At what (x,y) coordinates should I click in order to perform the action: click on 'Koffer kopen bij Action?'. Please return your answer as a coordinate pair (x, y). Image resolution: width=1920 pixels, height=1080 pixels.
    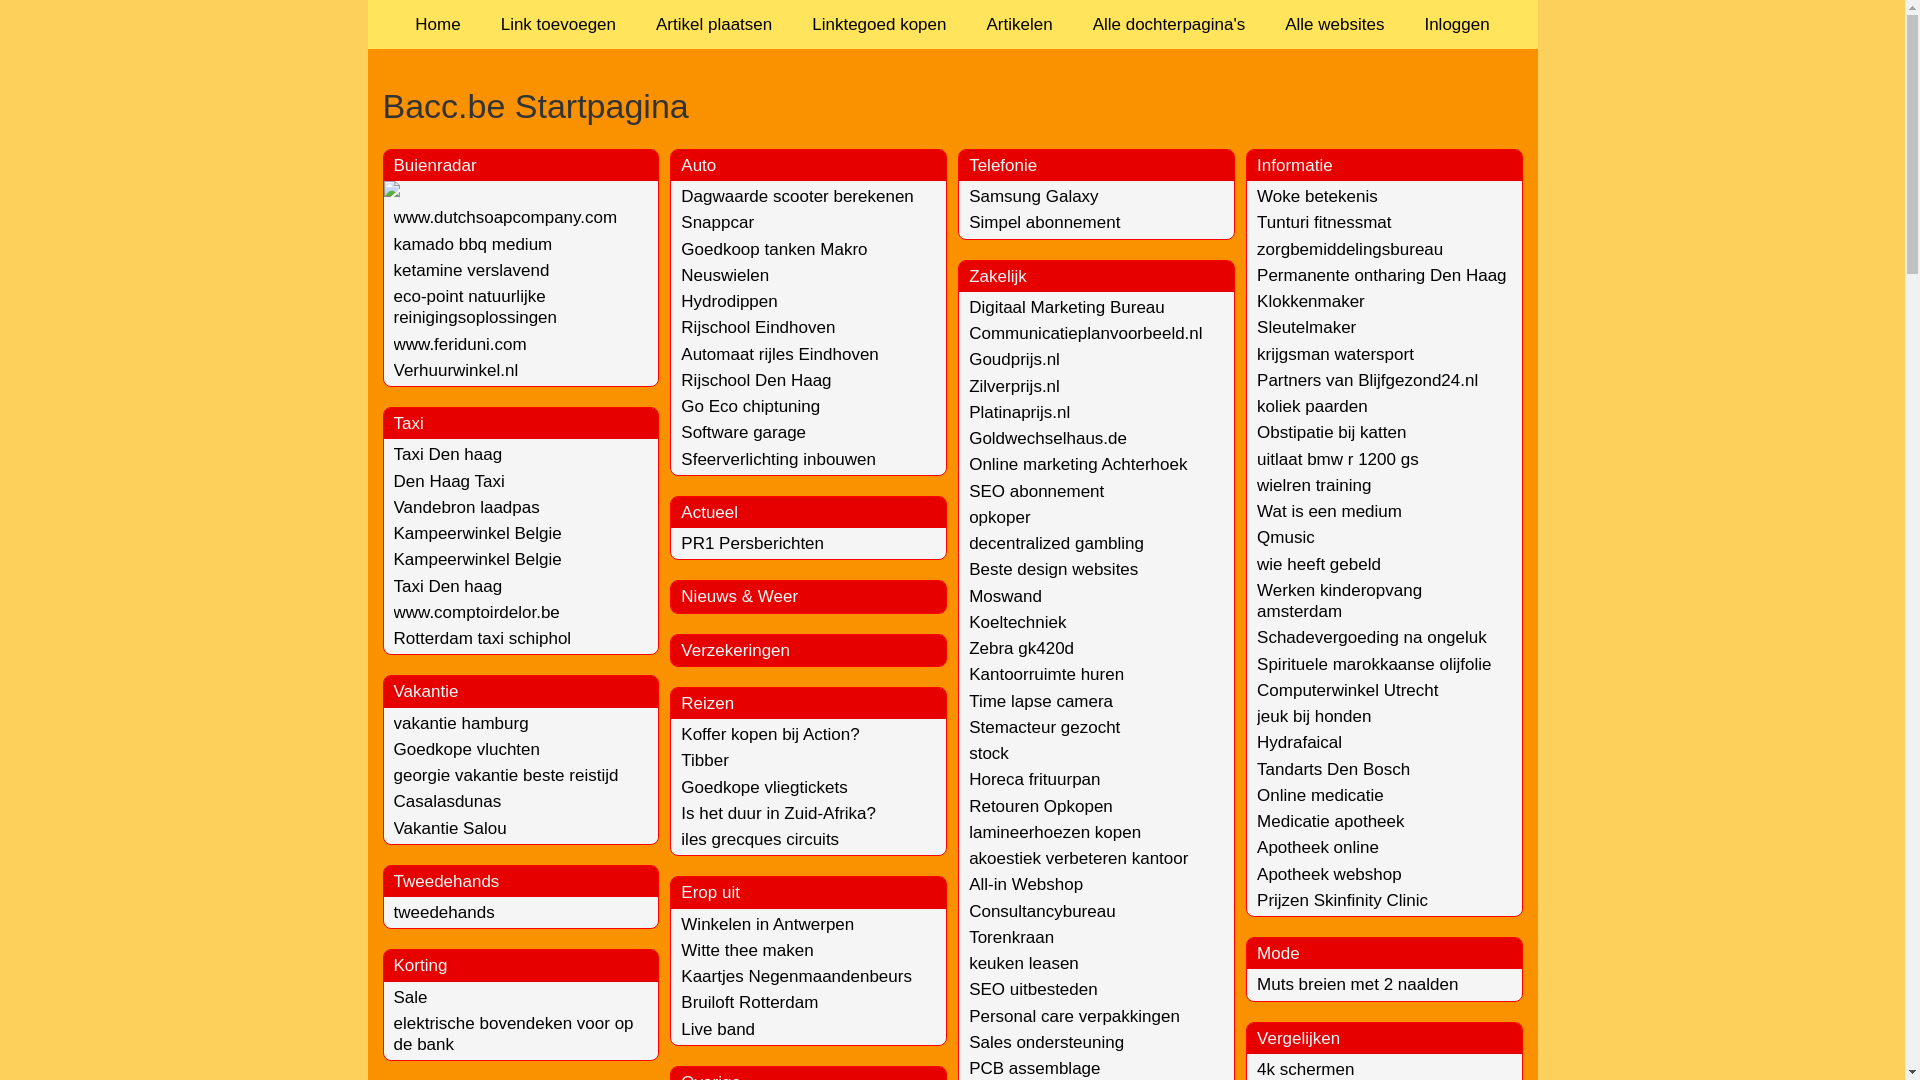
    Looking at the image, I should click on (768, 734).